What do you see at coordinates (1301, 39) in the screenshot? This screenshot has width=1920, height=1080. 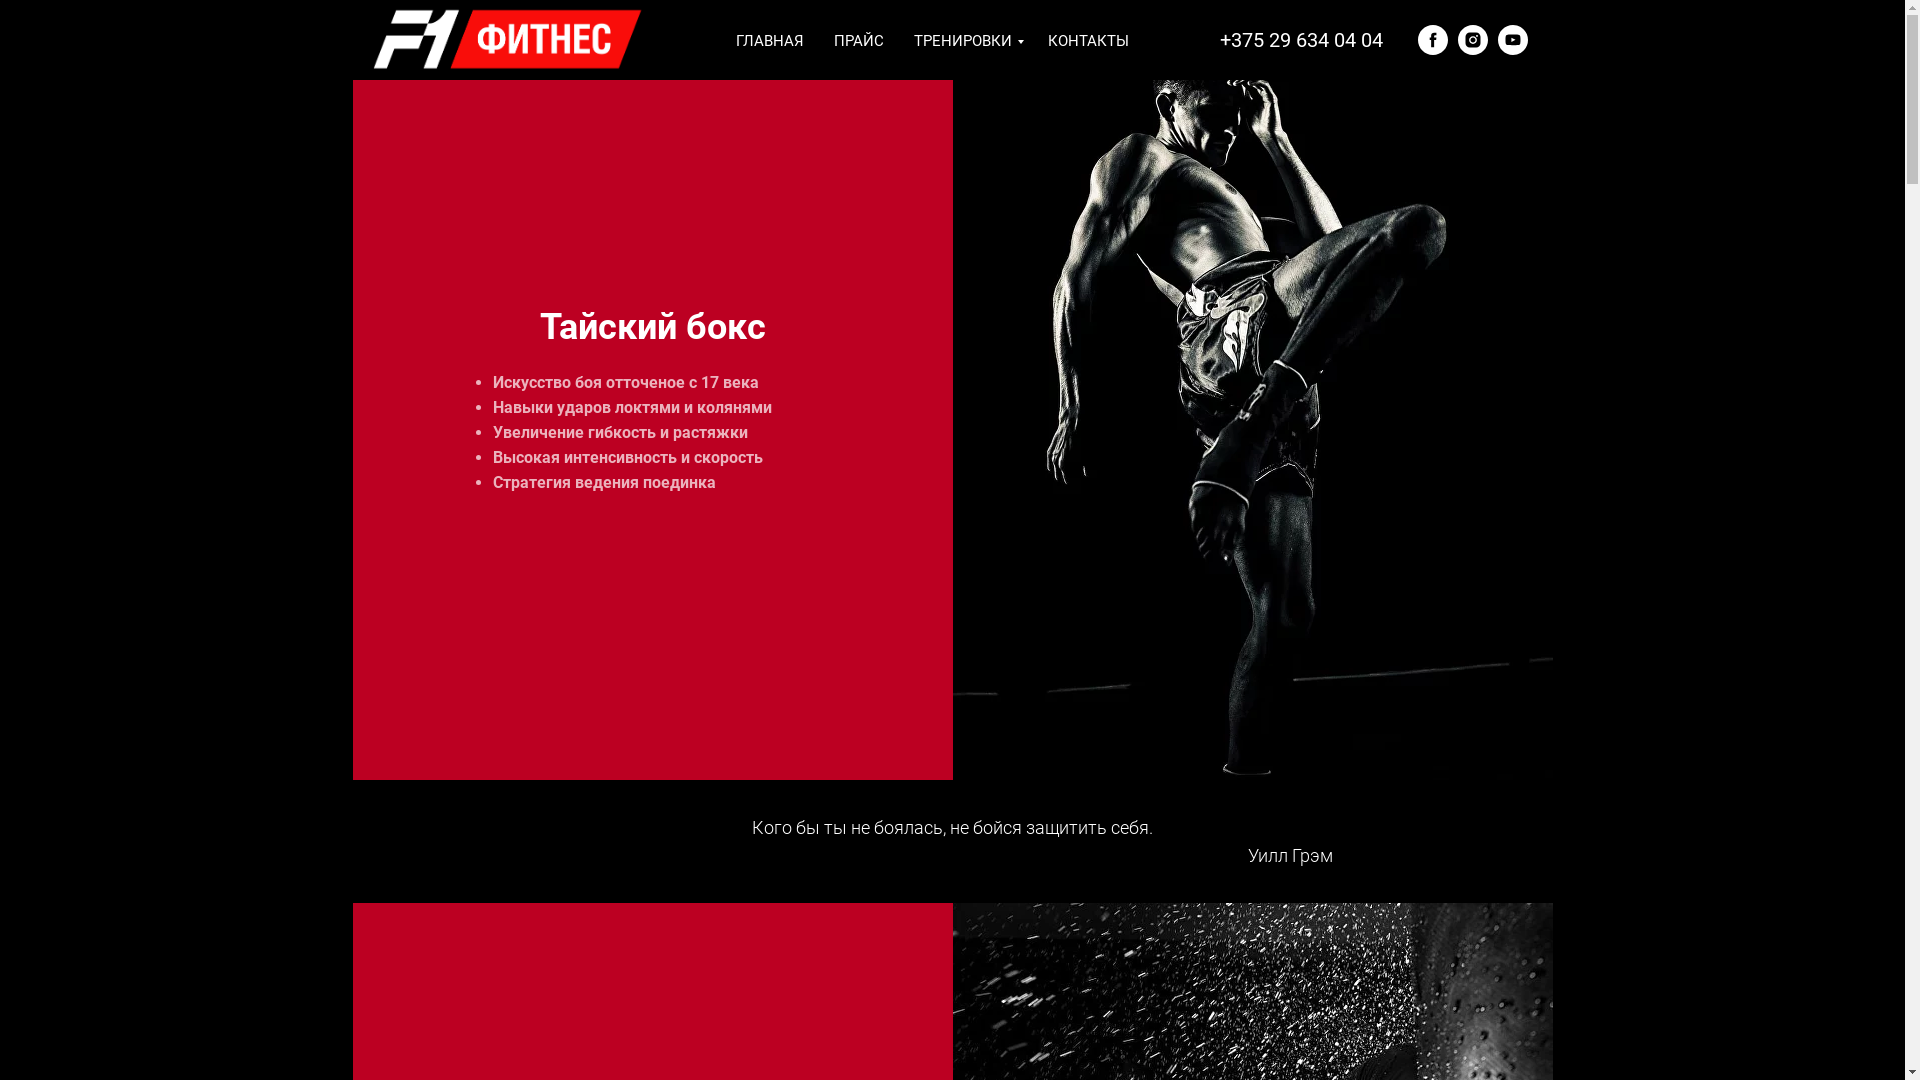 I see `'+375 29 634 04 04'` at bounding box center [1301, 39].